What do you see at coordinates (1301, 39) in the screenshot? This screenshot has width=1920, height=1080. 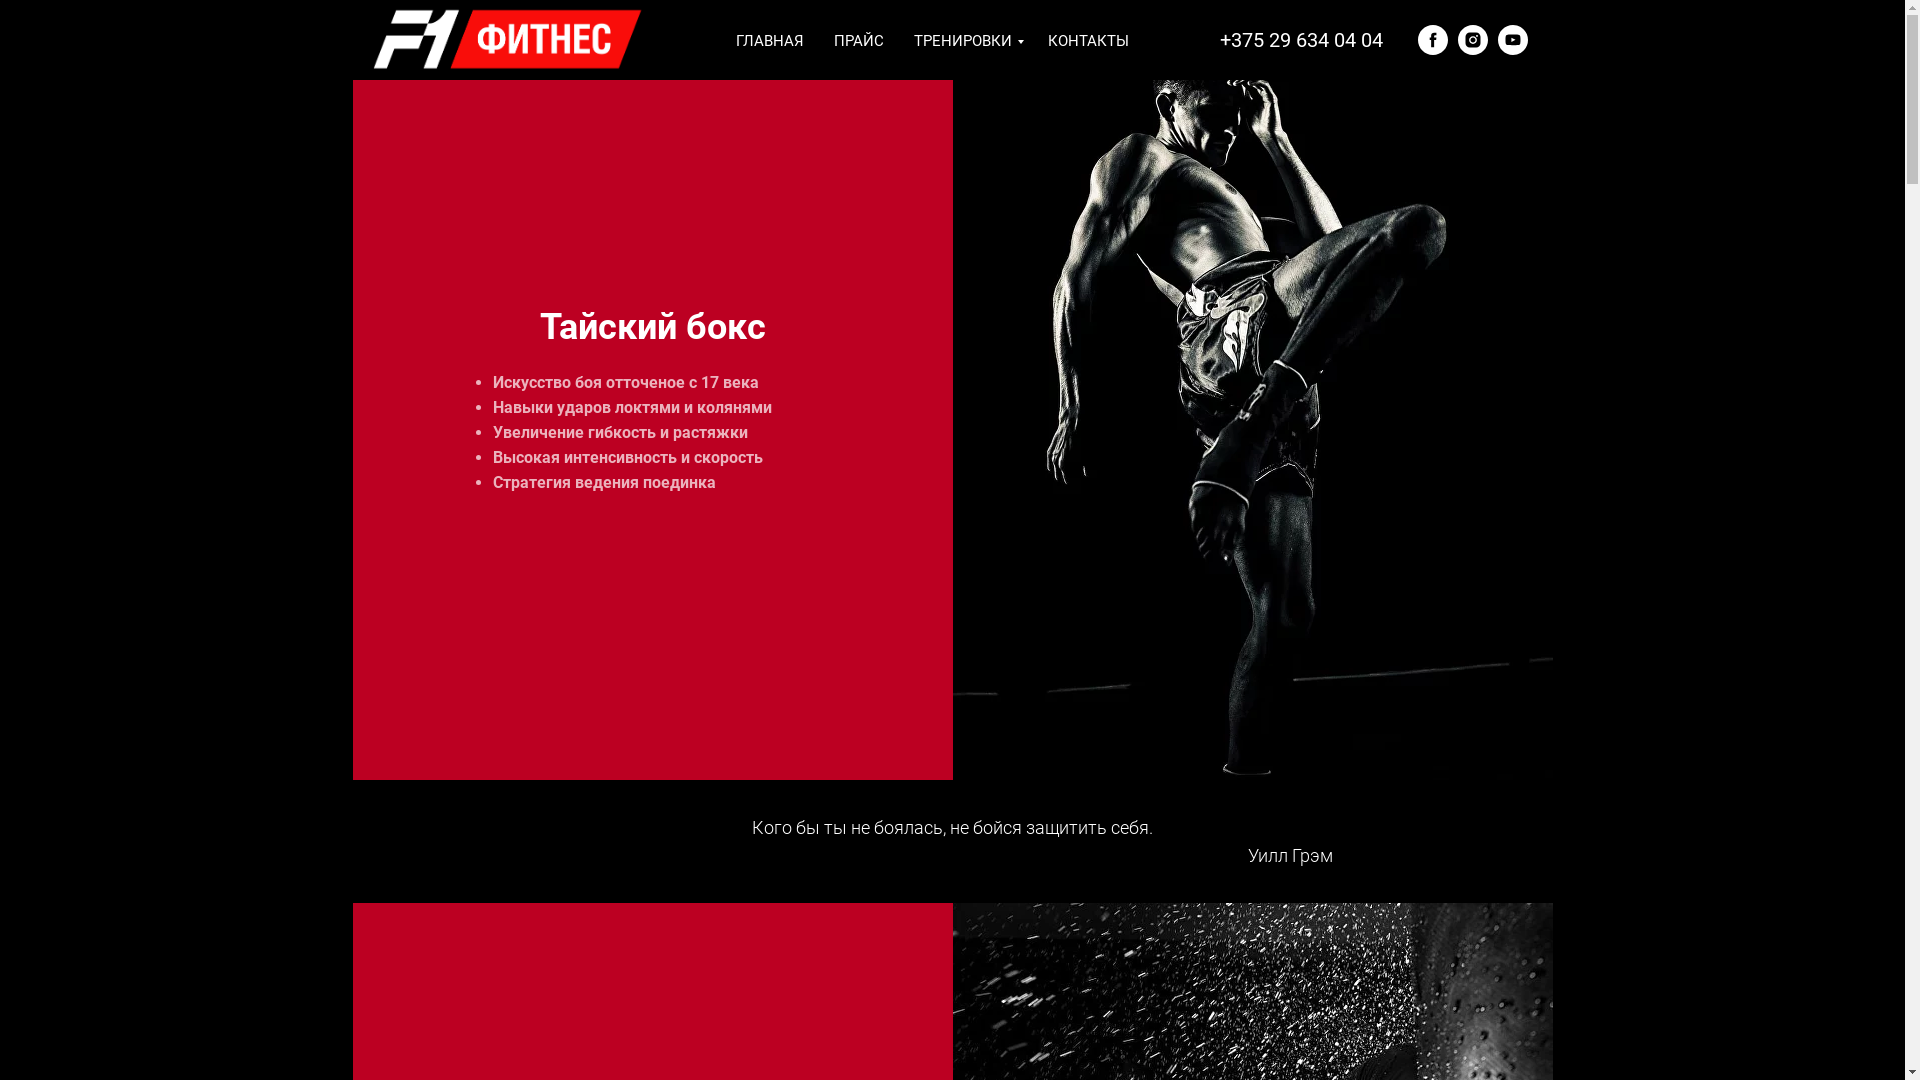 I see `'+375 29 634 04 04'` at bounding box center [1301, 39].